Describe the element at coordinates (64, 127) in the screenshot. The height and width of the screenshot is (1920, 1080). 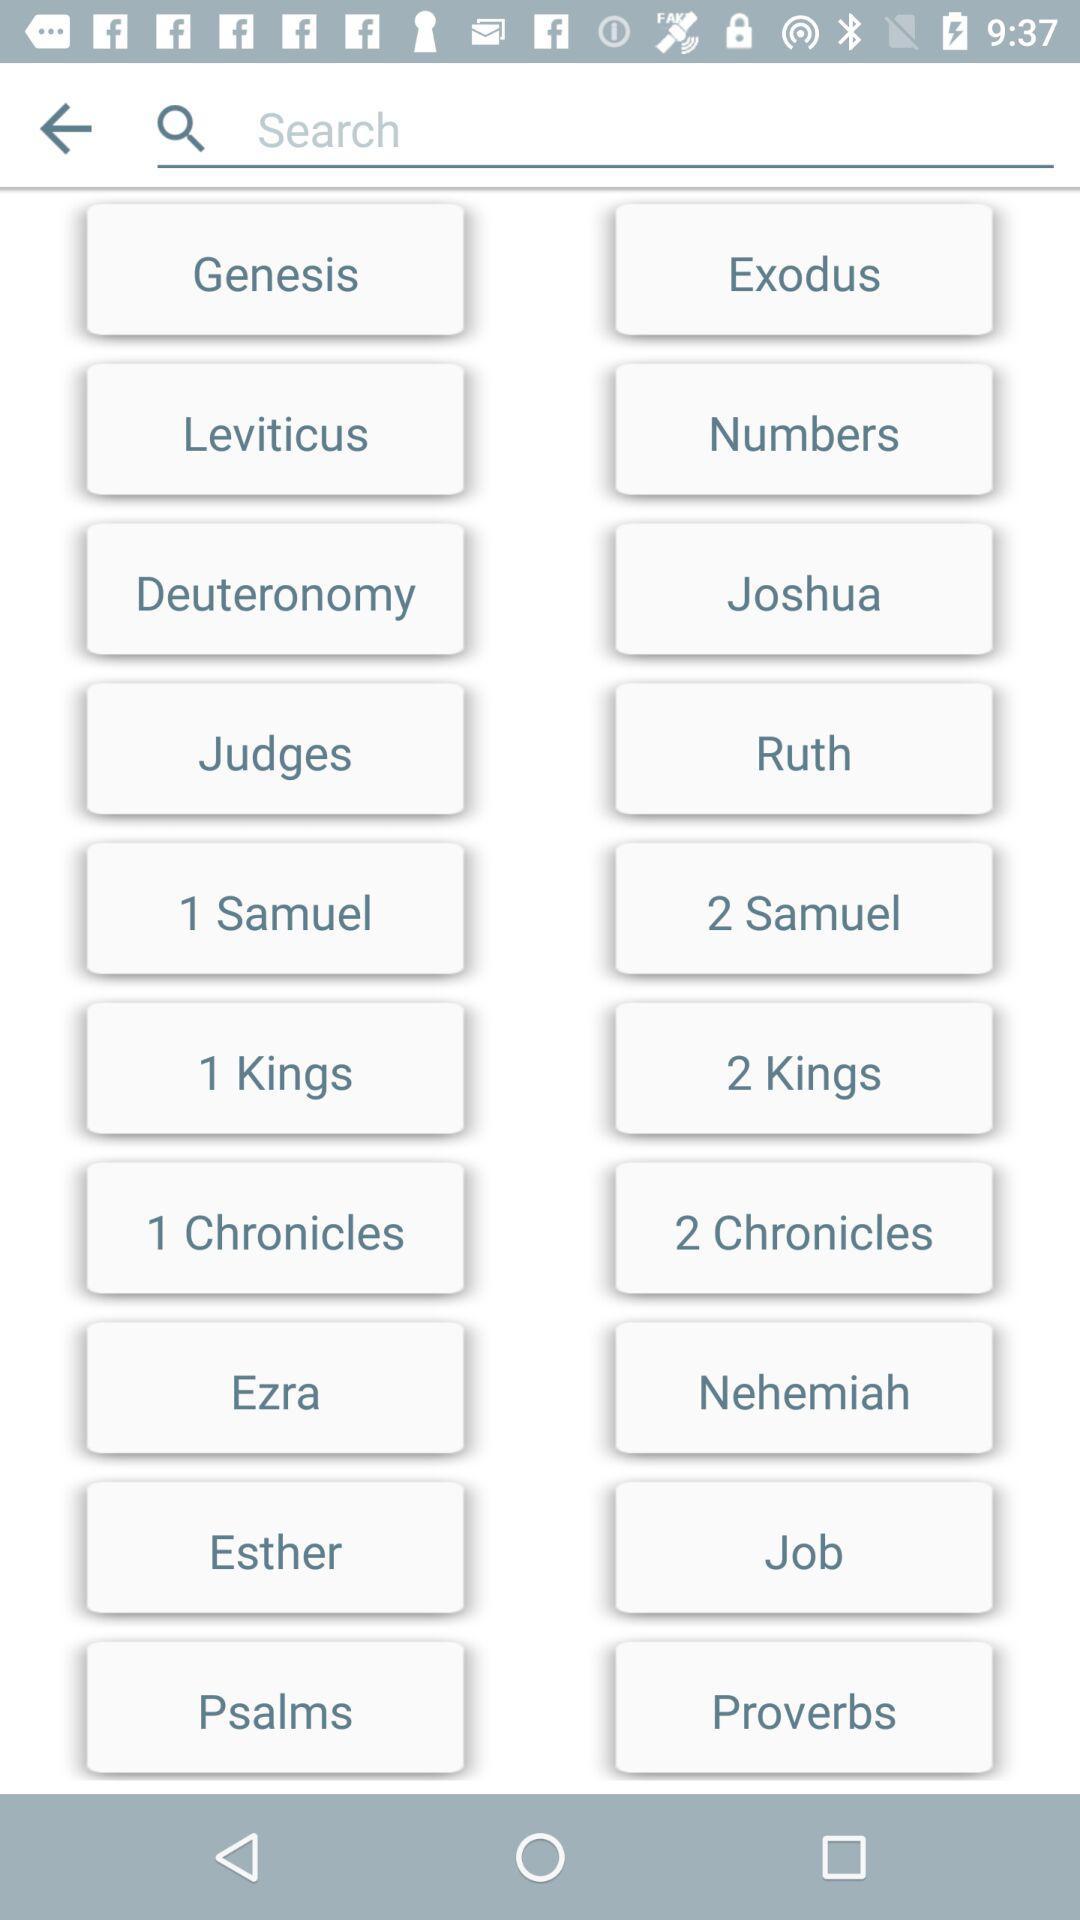
I see `the item above genesis item` at that location.